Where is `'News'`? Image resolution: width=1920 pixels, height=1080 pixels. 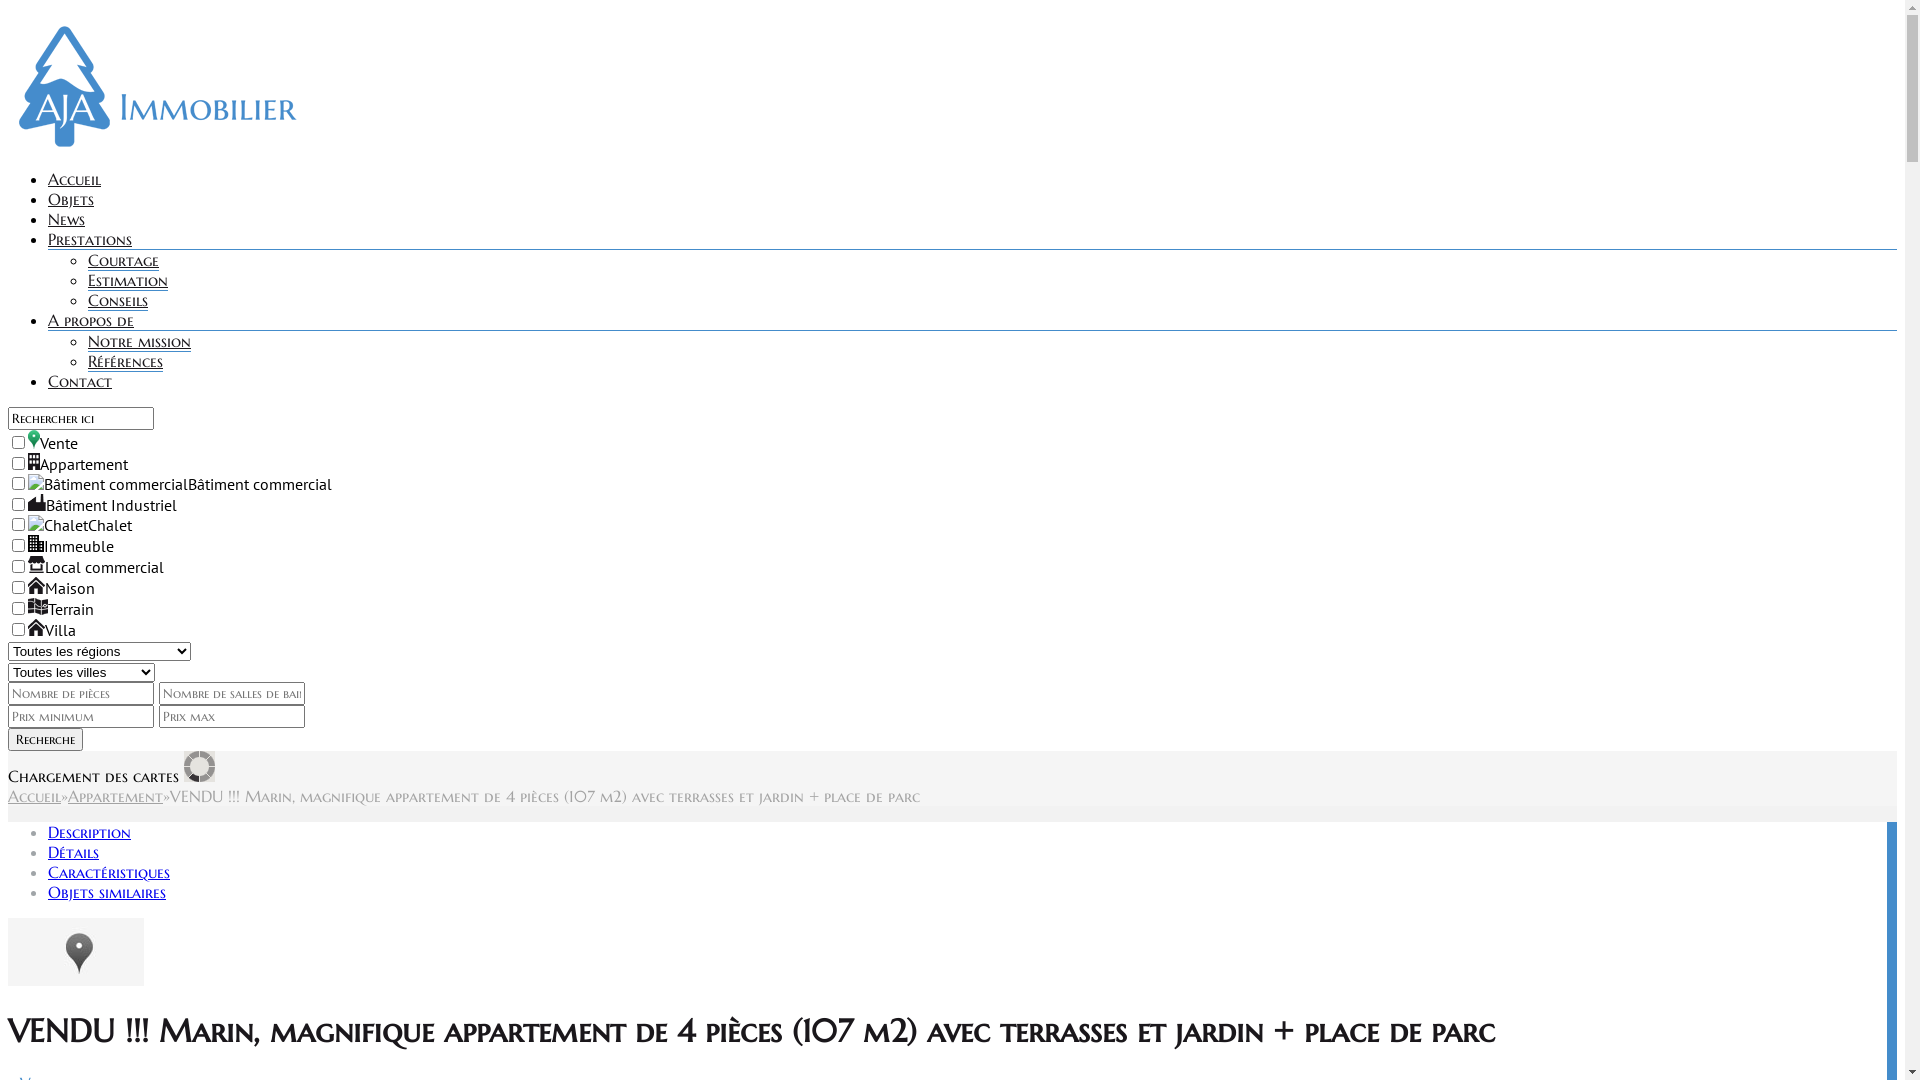 'News' is located at coordinates (66, 219).